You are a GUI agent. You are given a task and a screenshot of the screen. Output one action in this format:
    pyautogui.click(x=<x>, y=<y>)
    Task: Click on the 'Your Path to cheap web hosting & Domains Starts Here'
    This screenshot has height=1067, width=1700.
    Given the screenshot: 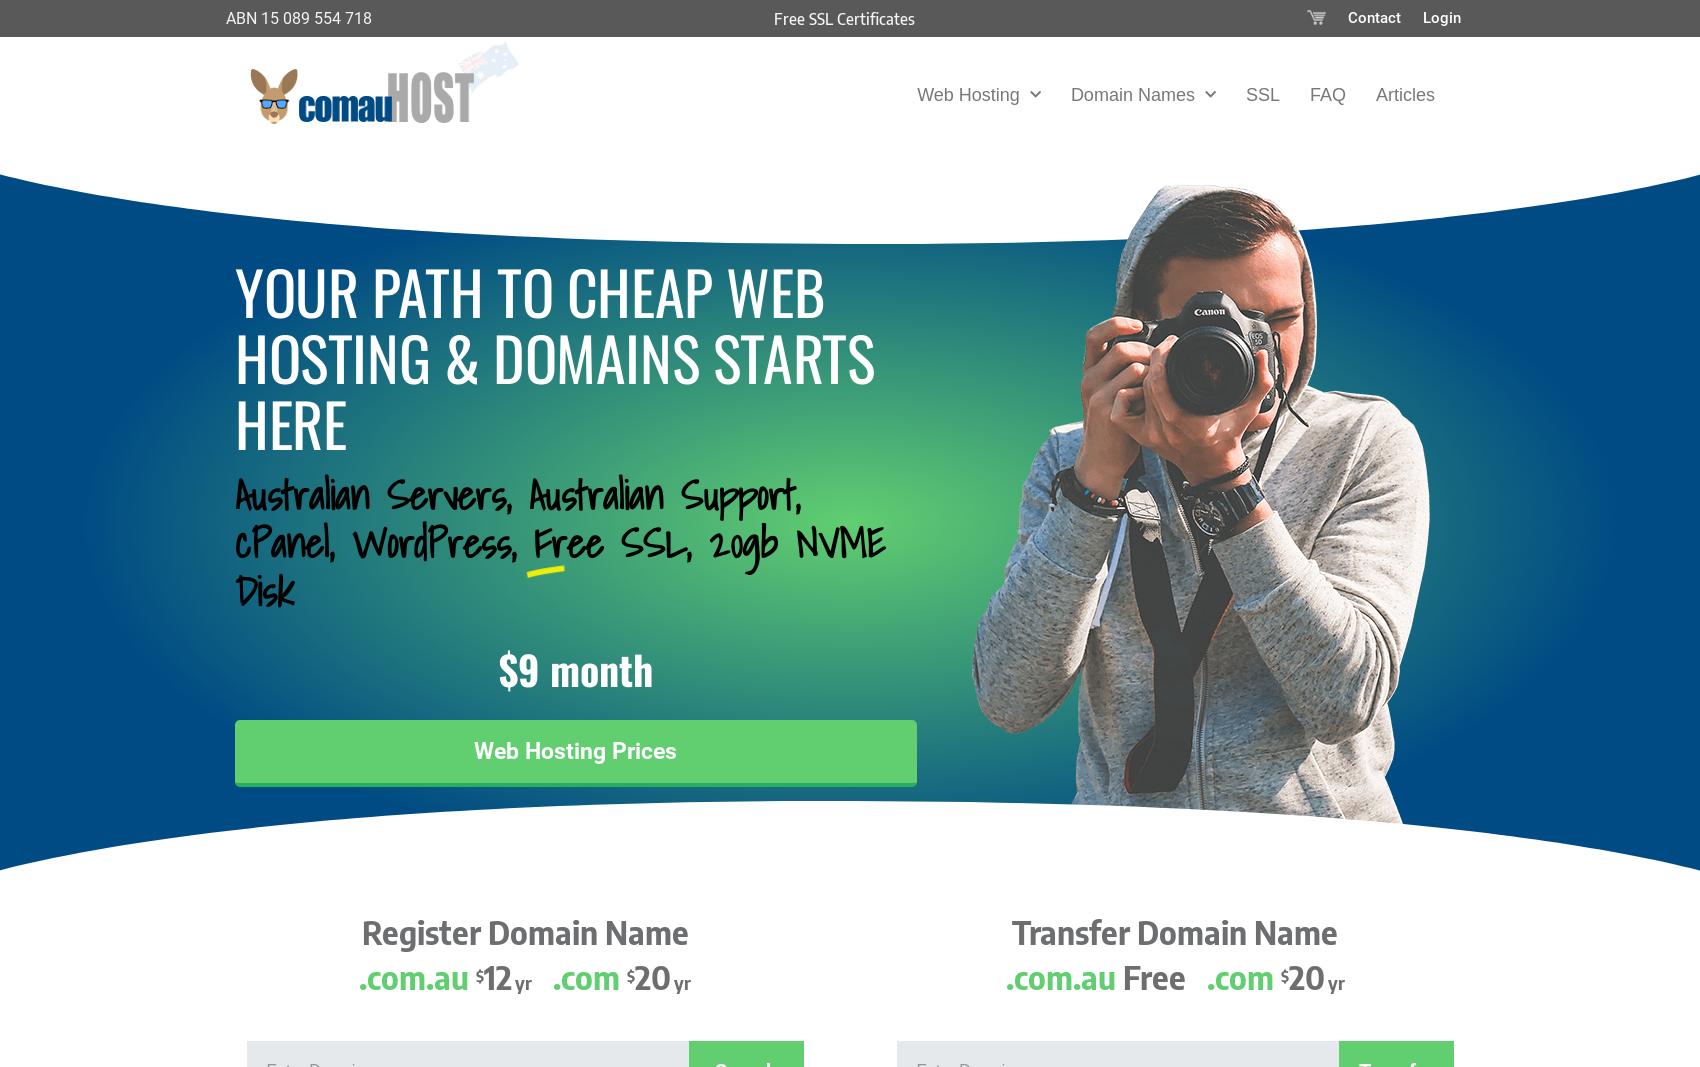 What is the action you would take?
    pyautogui.click(x=553, y=355)
    